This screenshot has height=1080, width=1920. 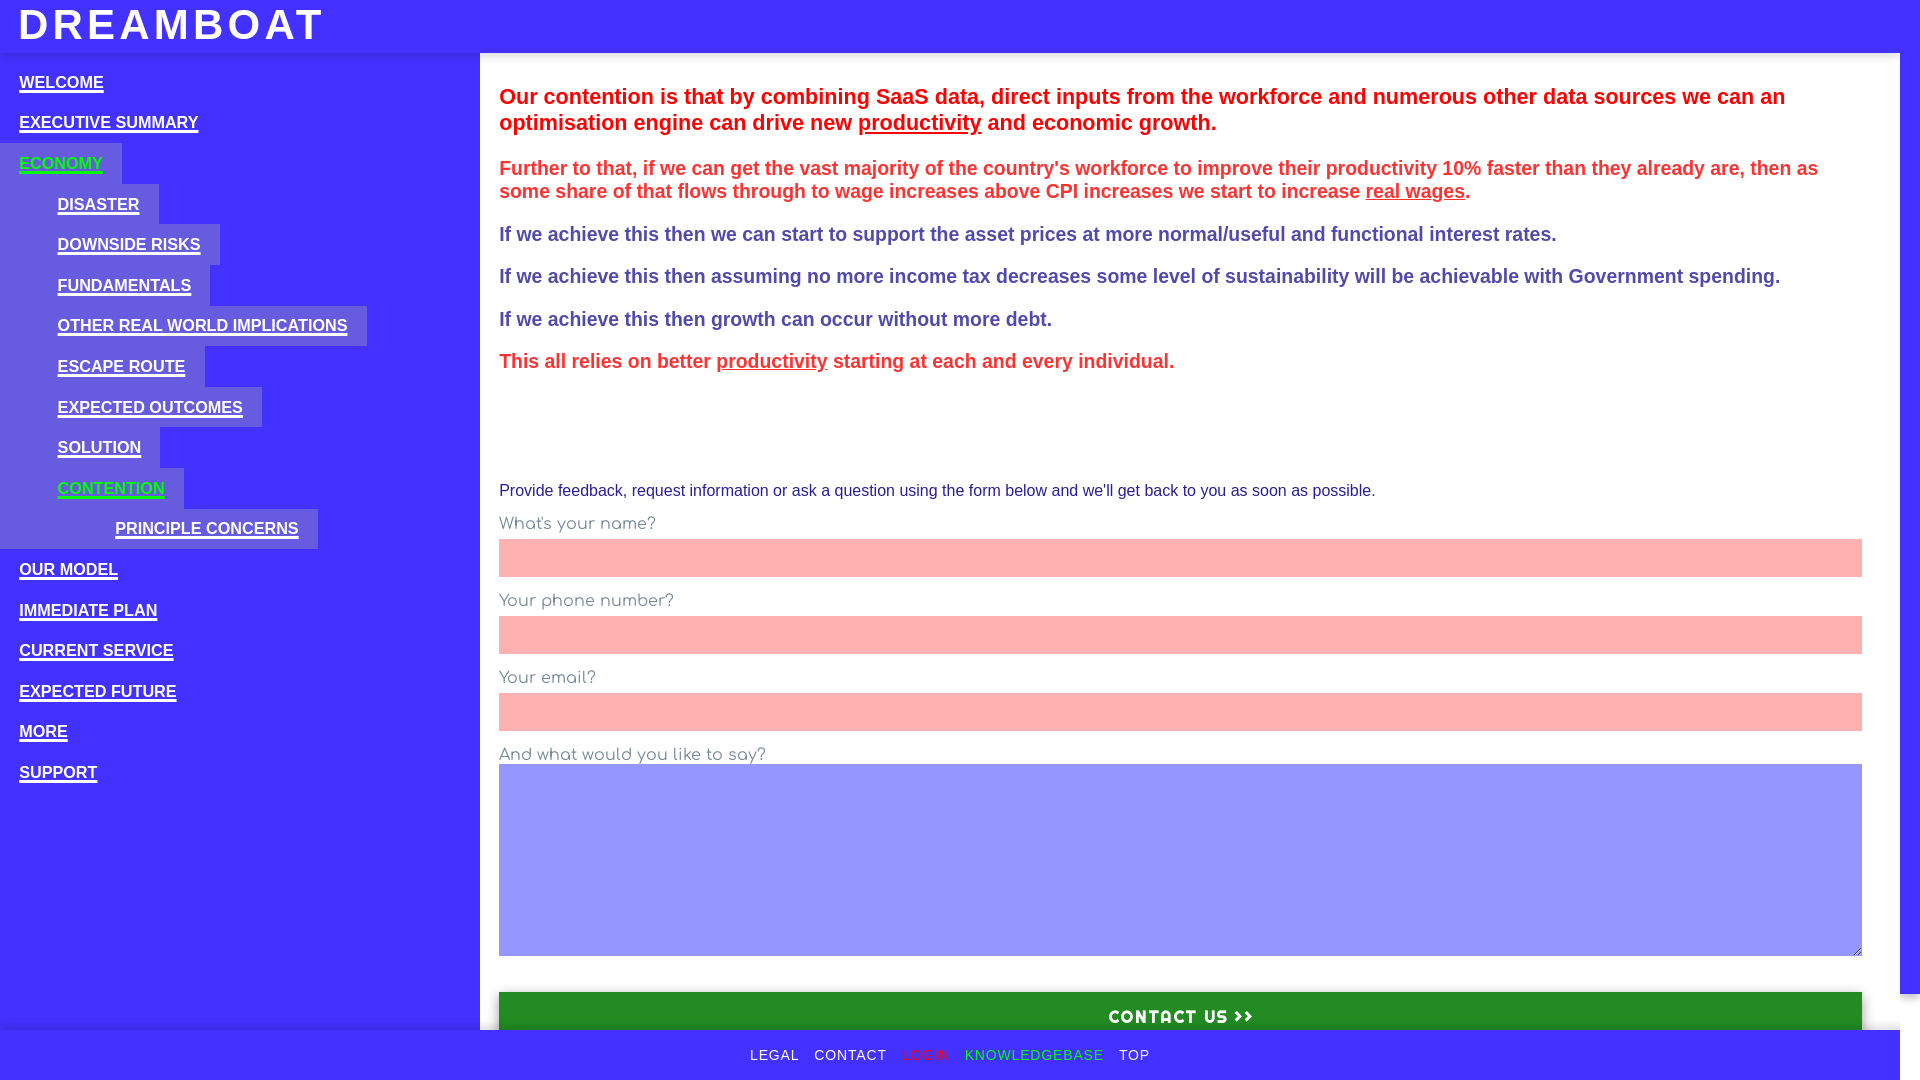 What do you see at coordinates (0, 609) in the screenshot?
I see `'IMMEDIATE PLAN'` at bounding box center [0, 609].